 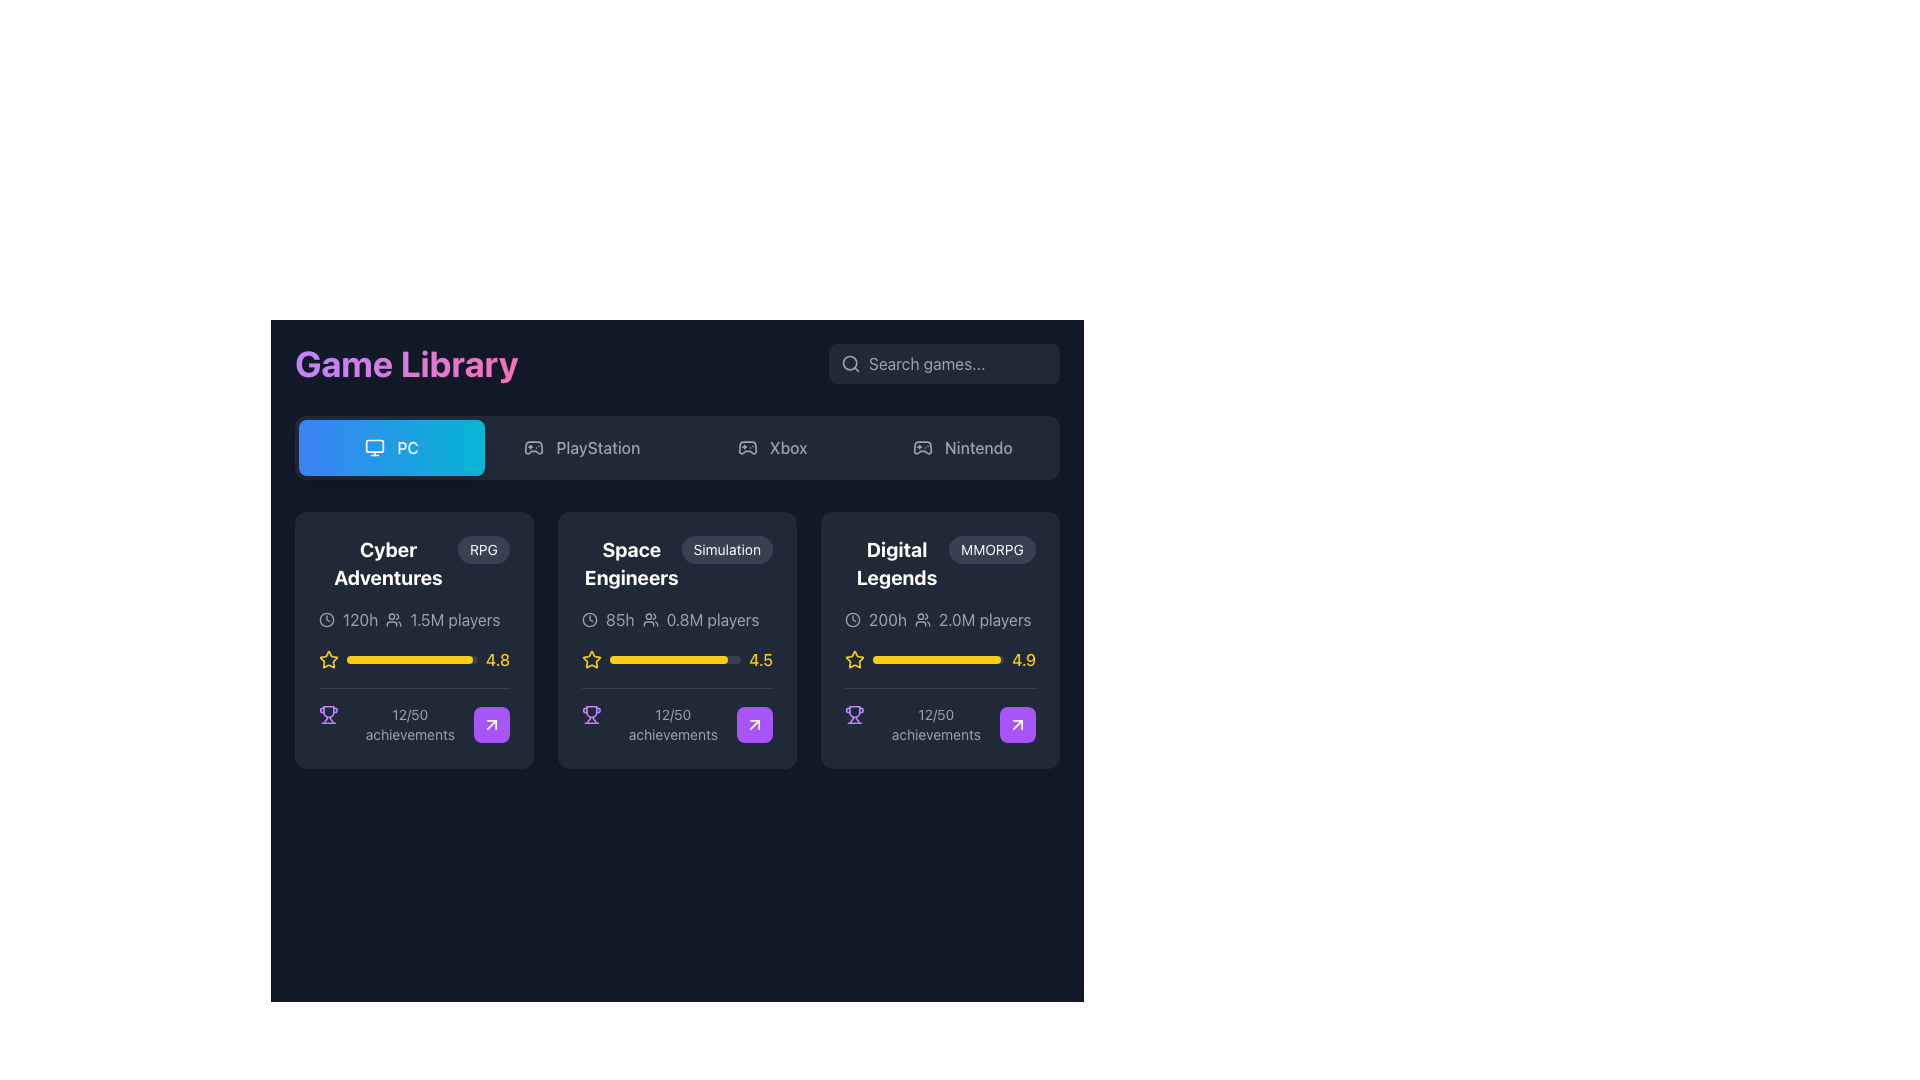 What do you see at coordinates (590, 713) in the screenshot?
I see `the purple trophy icon located to the left of the '12/50 achievements' text in the 'Space Engineers' card` at bounding box center [590, 713].